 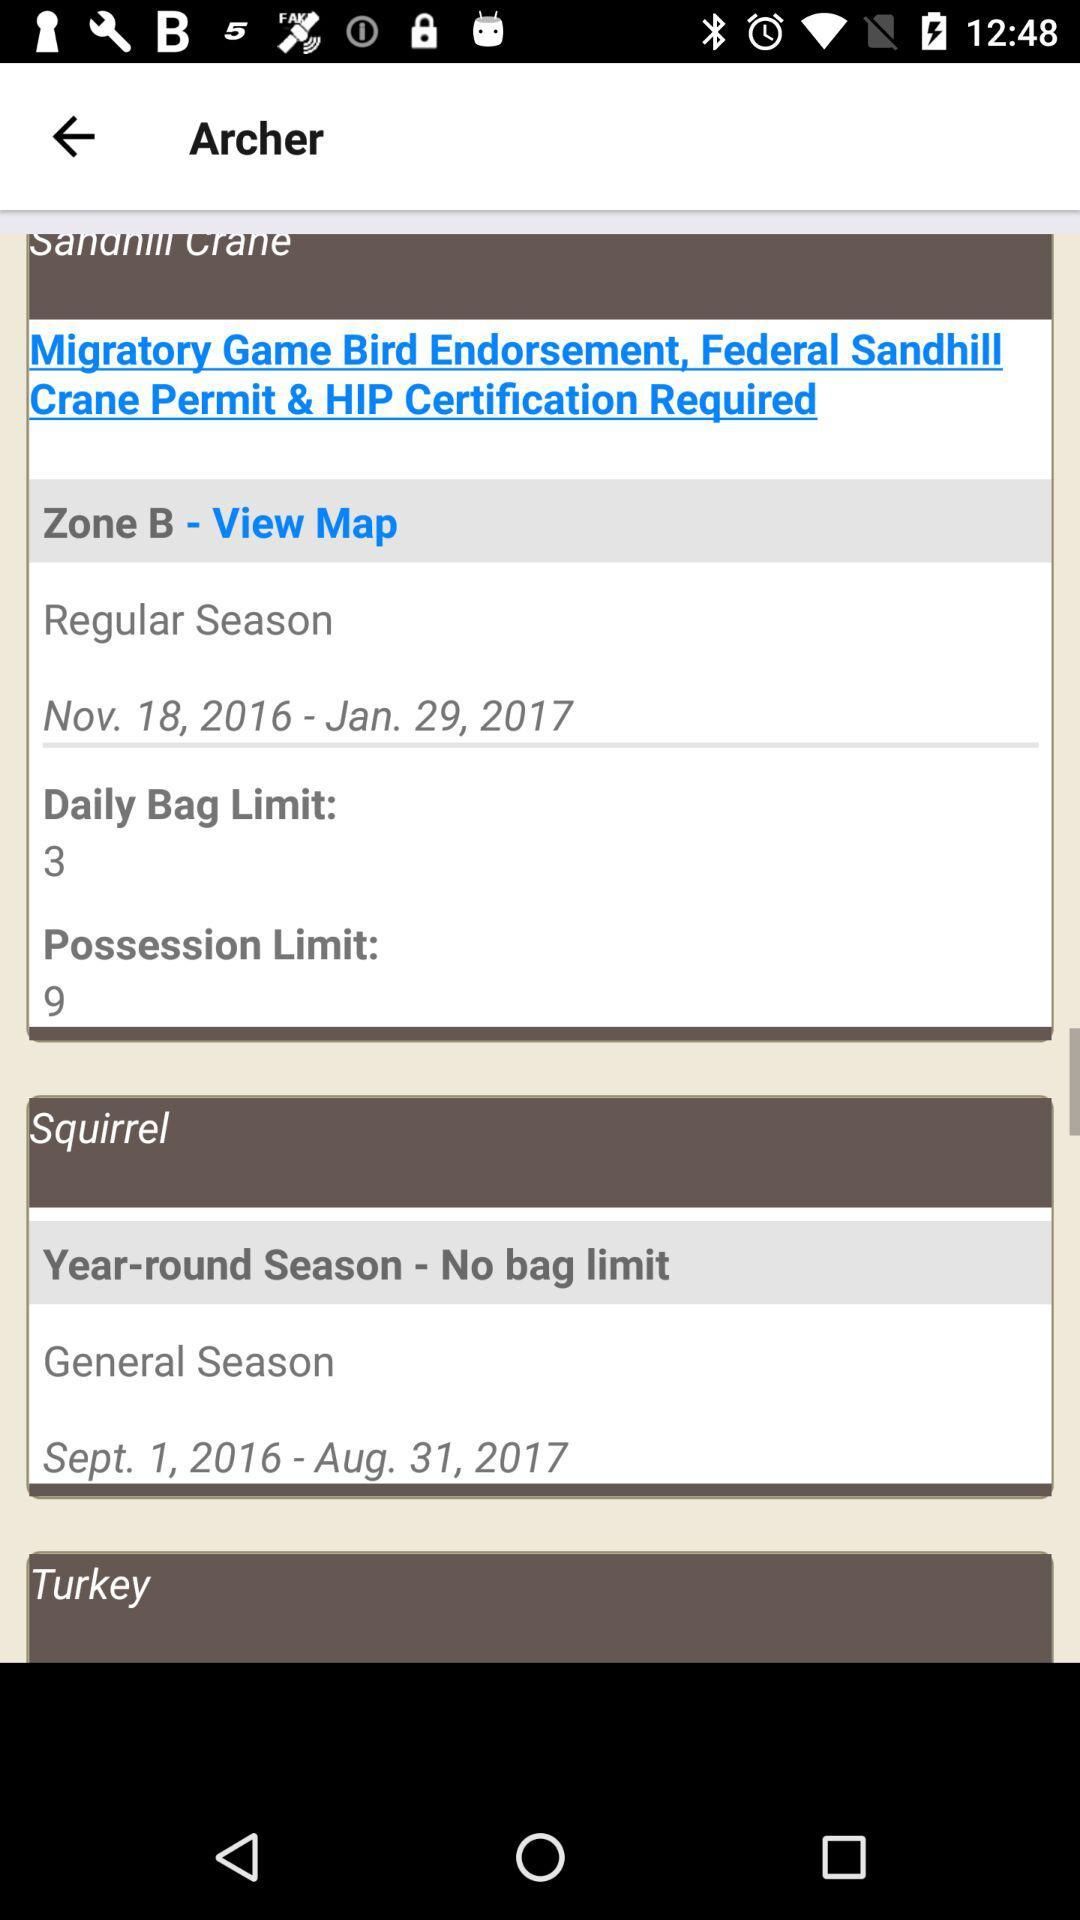 What do you see at coordinates (72, 135) in the screenshot?
I see `back button which is on the top left side of page` at bounding box center [72, 135].